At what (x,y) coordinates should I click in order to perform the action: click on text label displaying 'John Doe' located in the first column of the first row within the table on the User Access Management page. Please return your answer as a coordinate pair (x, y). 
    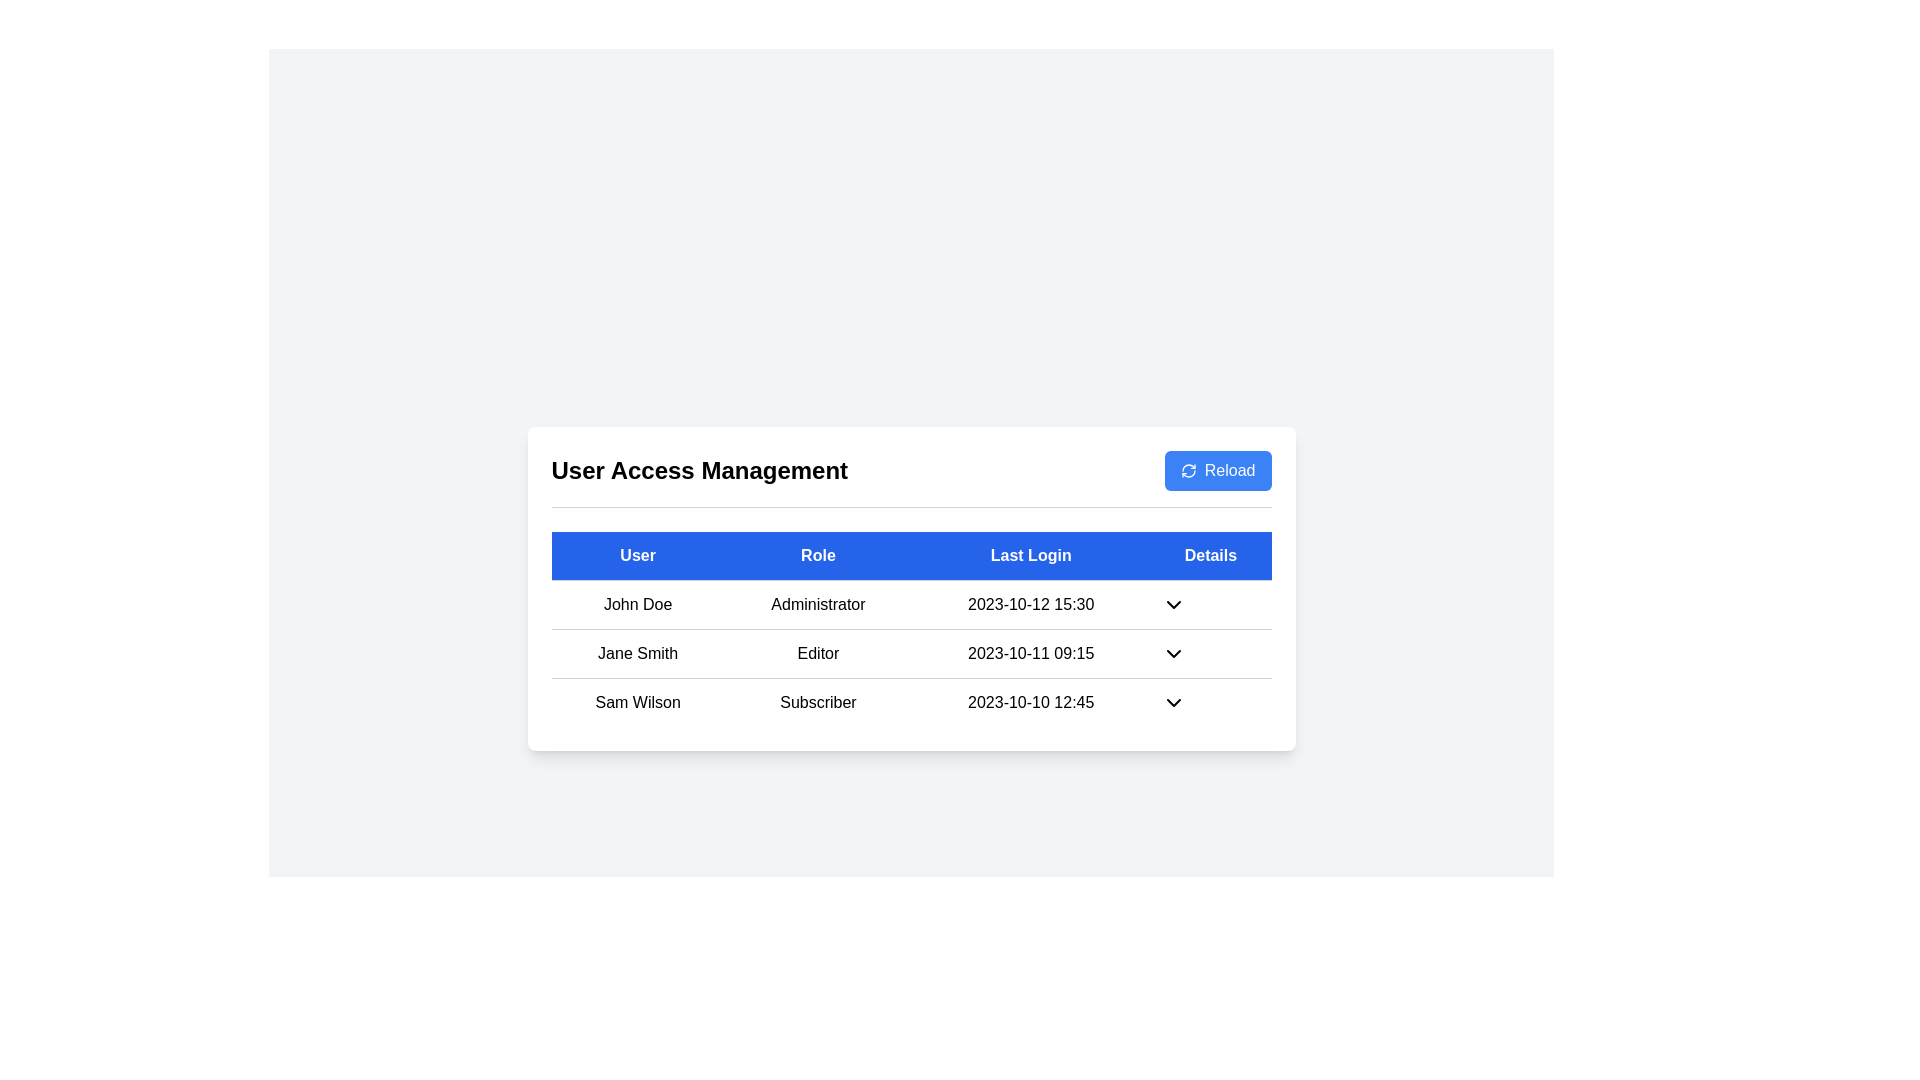
    Looking at the image, I should click on (637, 604).